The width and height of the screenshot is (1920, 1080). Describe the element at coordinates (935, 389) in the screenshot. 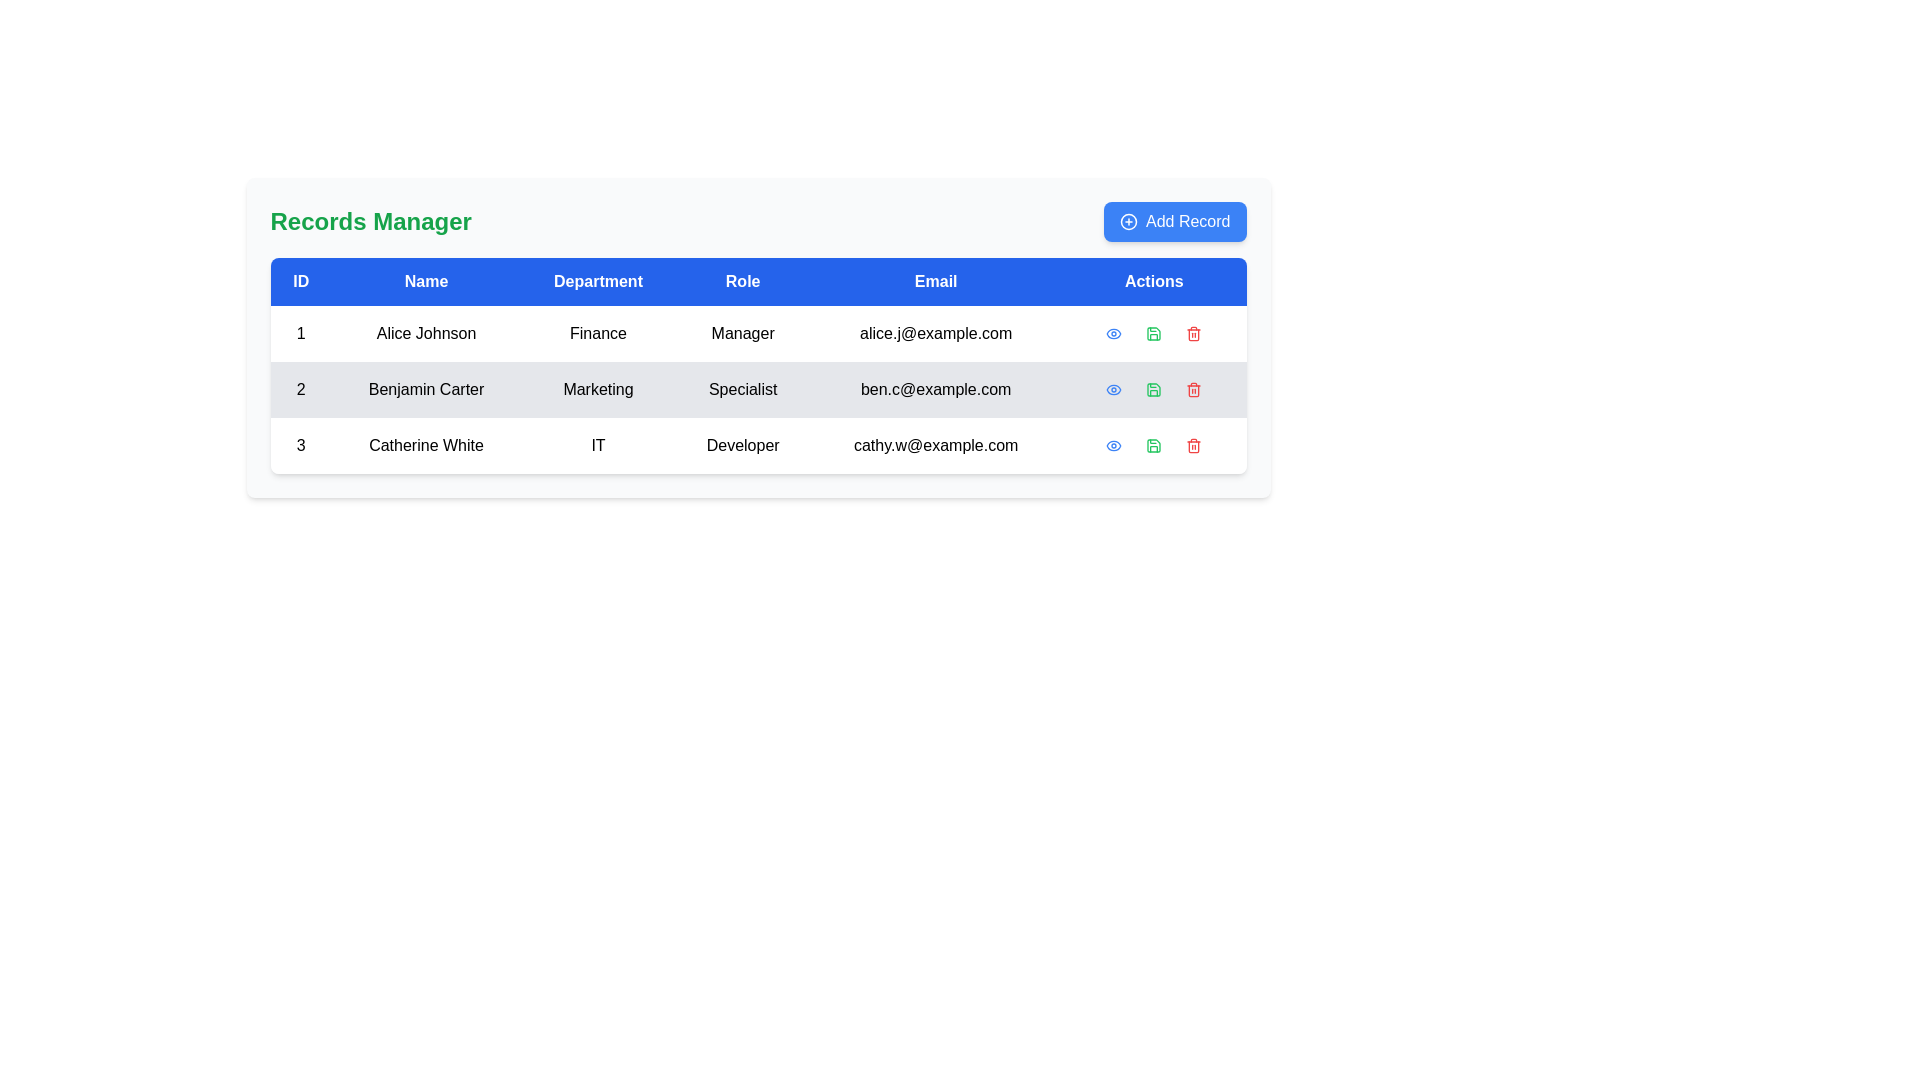

I see `the static text displaying the email address of 'Benjamin Carter' located in the fifth column of the second row of the table` at that location.